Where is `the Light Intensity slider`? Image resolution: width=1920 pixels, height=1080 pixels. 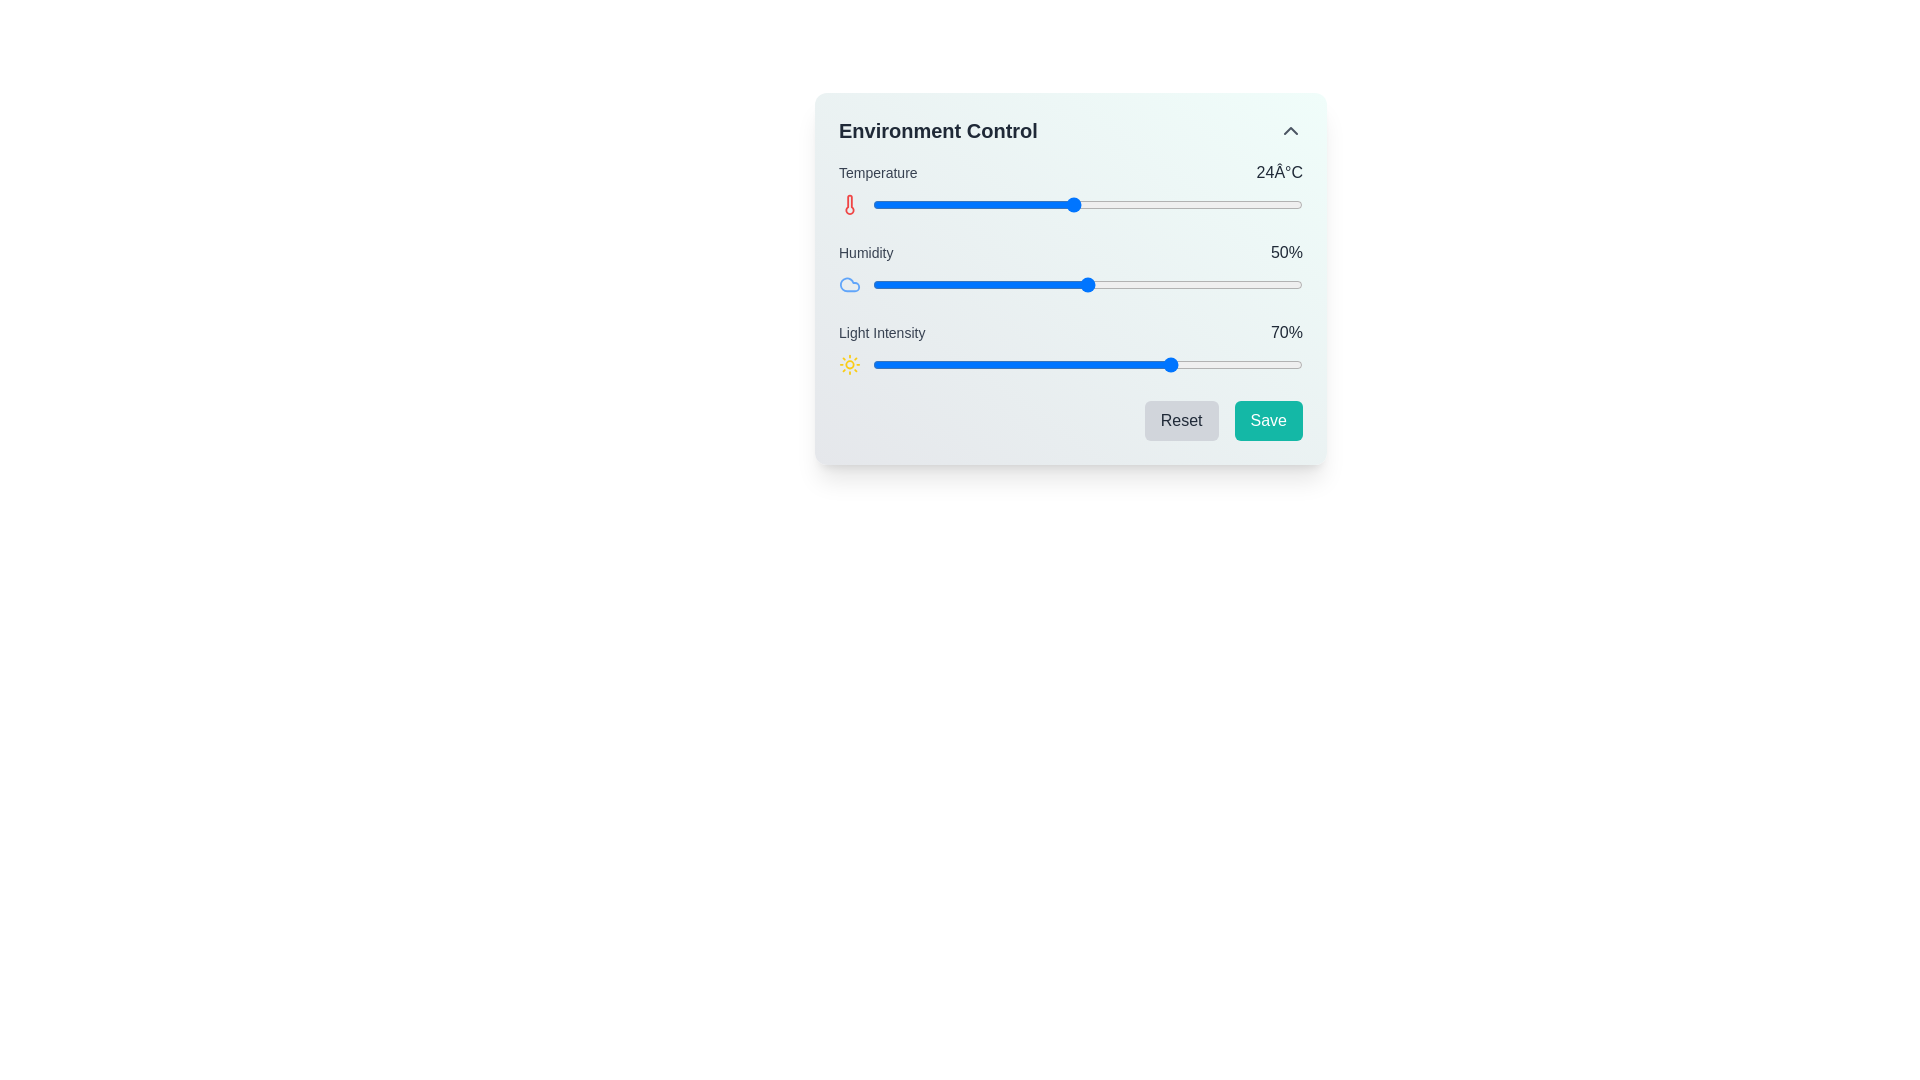 the Light Intensity slider is located at coordinates (984, 365).